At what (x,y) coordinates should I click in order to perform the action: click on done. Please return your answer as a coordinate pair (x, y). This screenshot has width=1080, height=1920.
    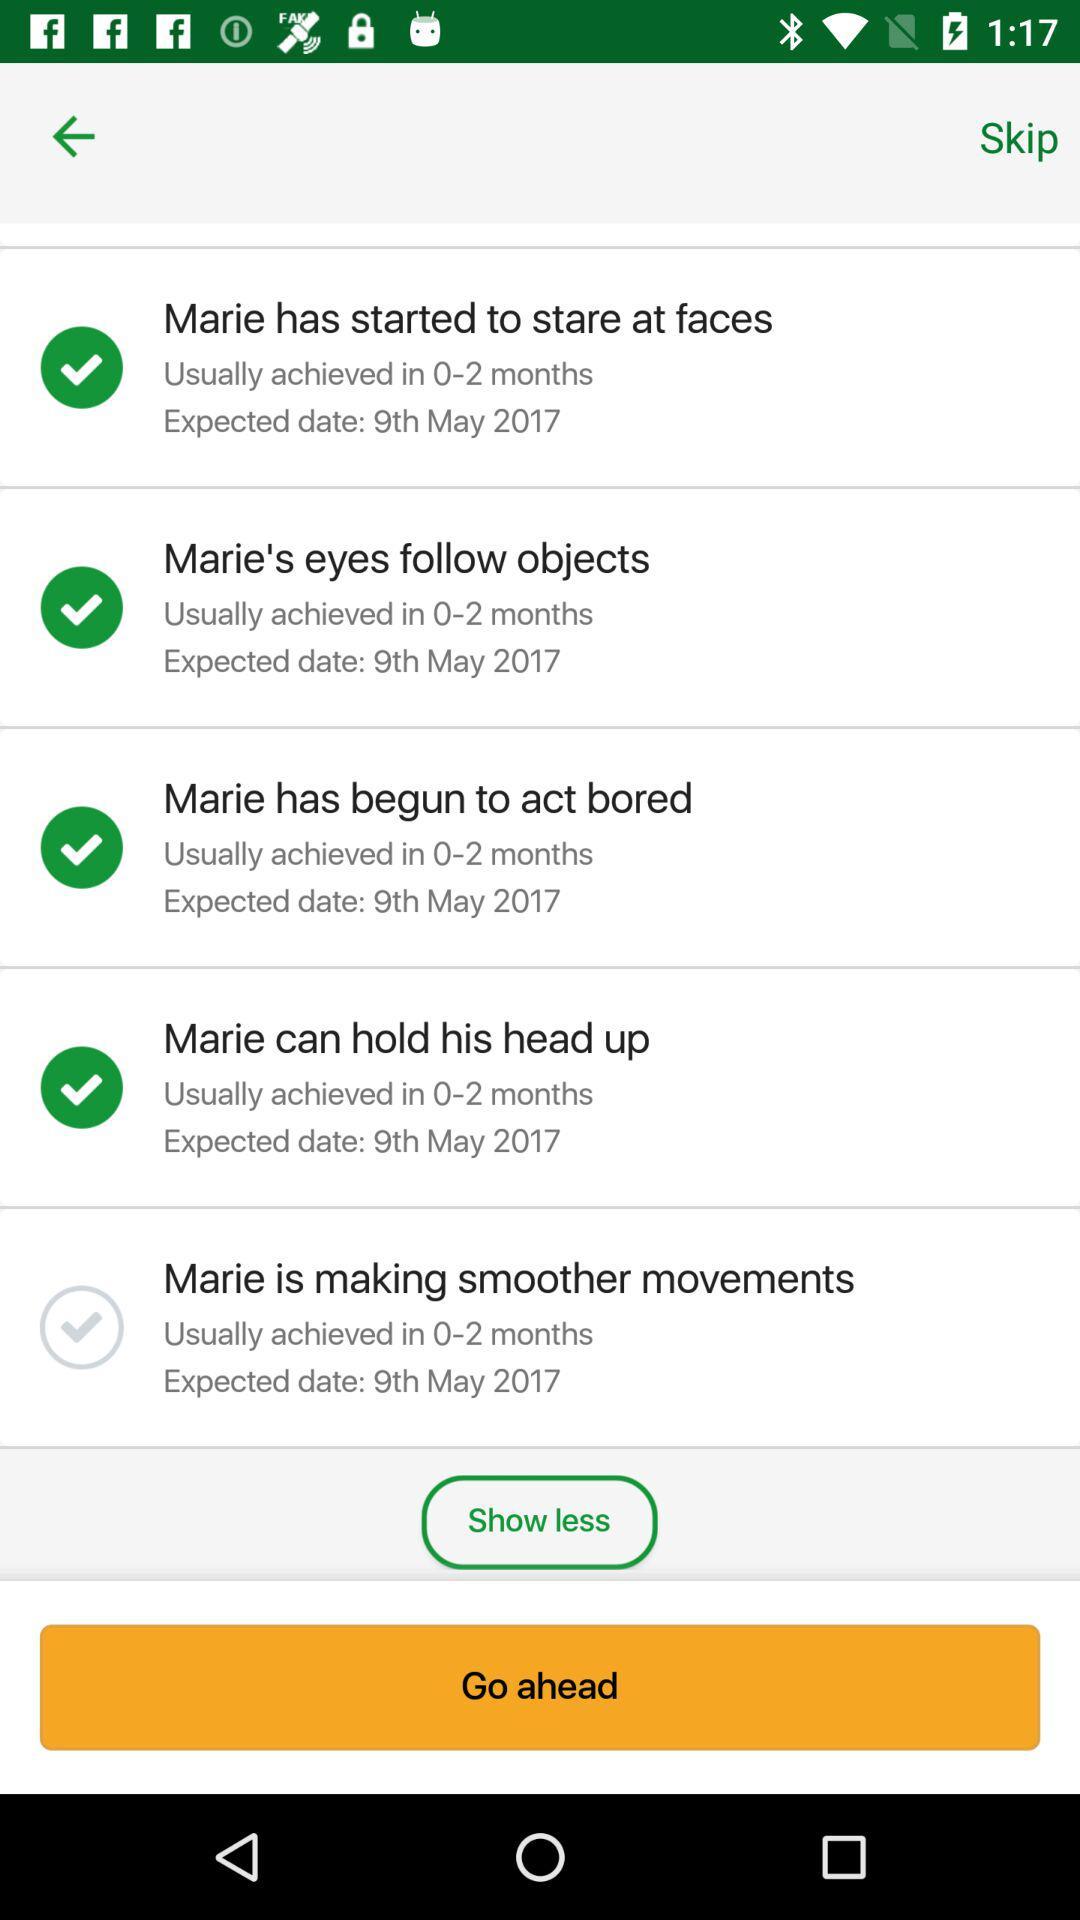
    Looking at the image, I should click on (101, 847).